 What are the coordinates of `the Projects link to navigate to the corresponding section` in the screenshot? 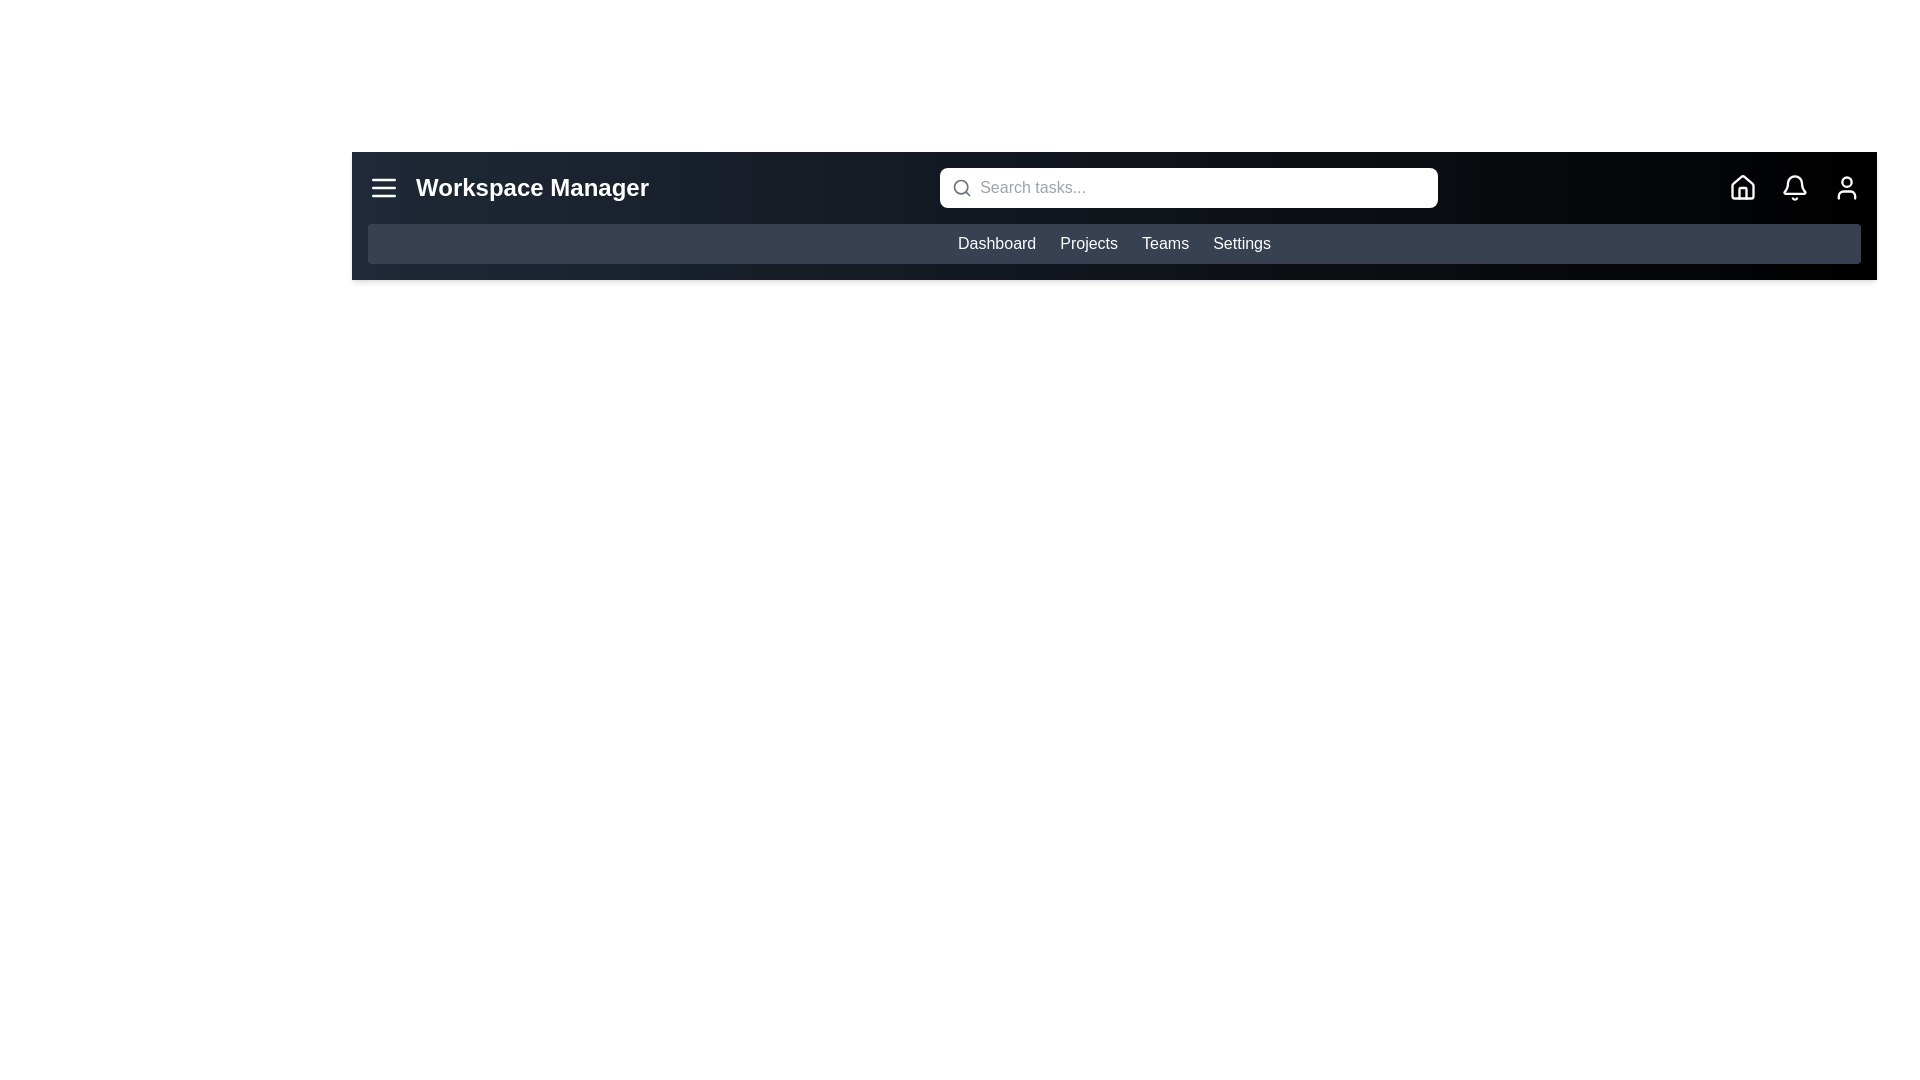 It's located at (1088, 242).